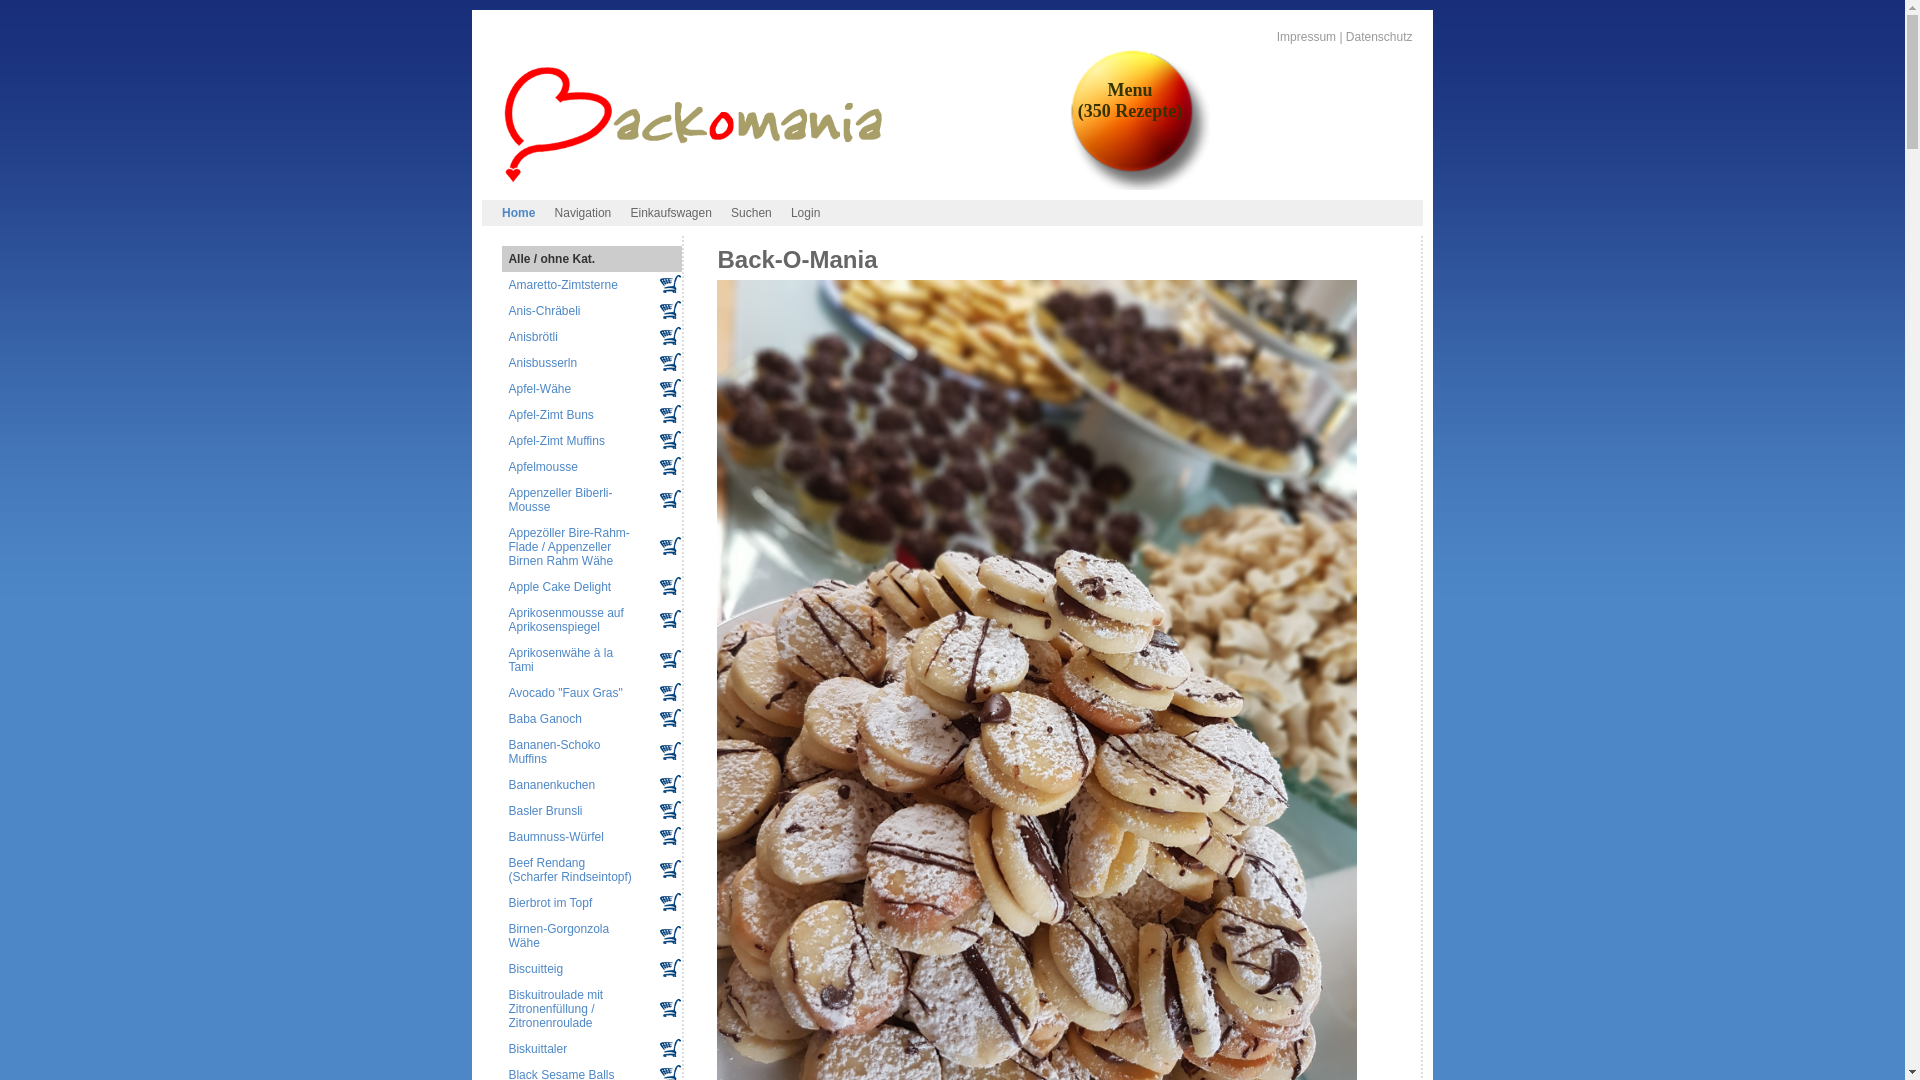  I want to click on 'Appenzeller Biberli-Mousse', so click(560, 499).